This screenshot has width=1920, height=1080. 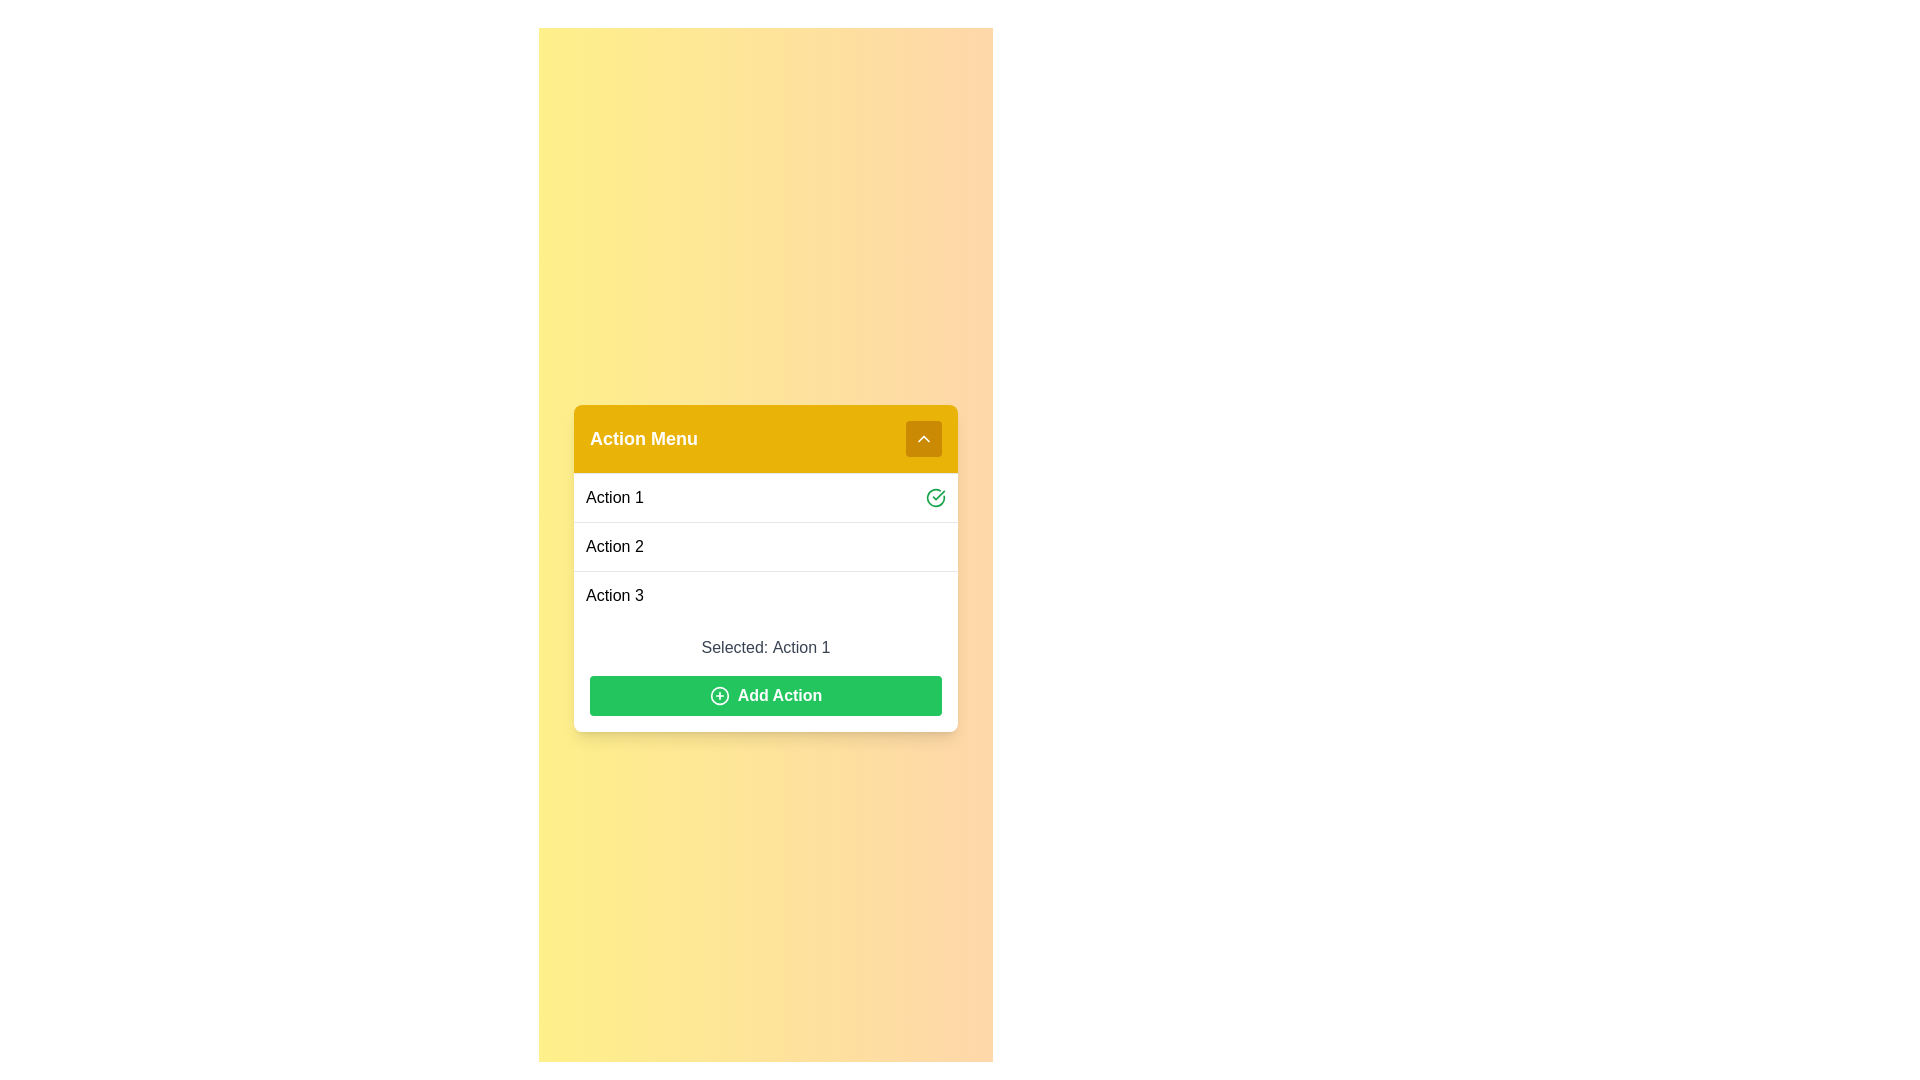 What do you see at coordinates (765, 675) in the screenshot?
I see `text label 'Selected: Action 1' to understand the current selection displayed in the lower section of the 'Action Menu' card` at bounding box center [765, 675].